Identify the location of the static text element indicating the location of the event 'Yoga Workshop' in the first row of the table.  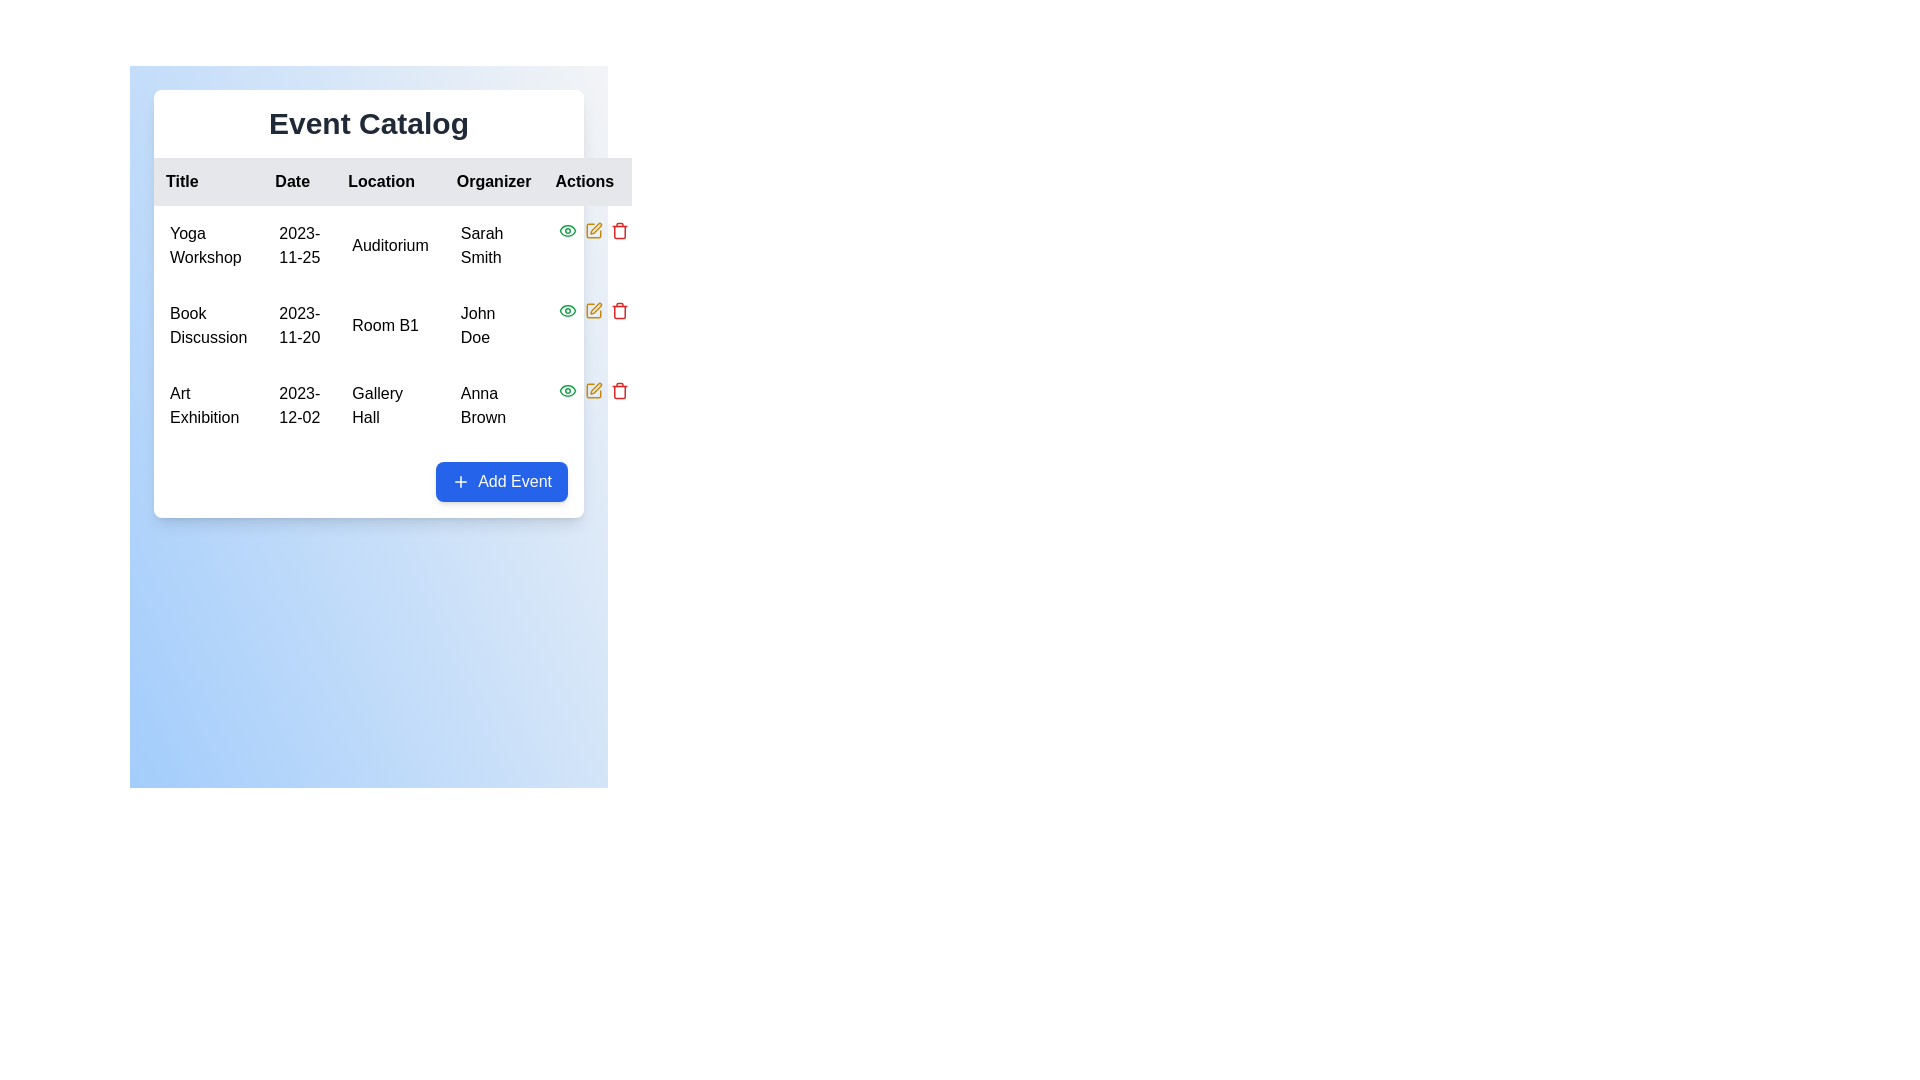
(390, 245).